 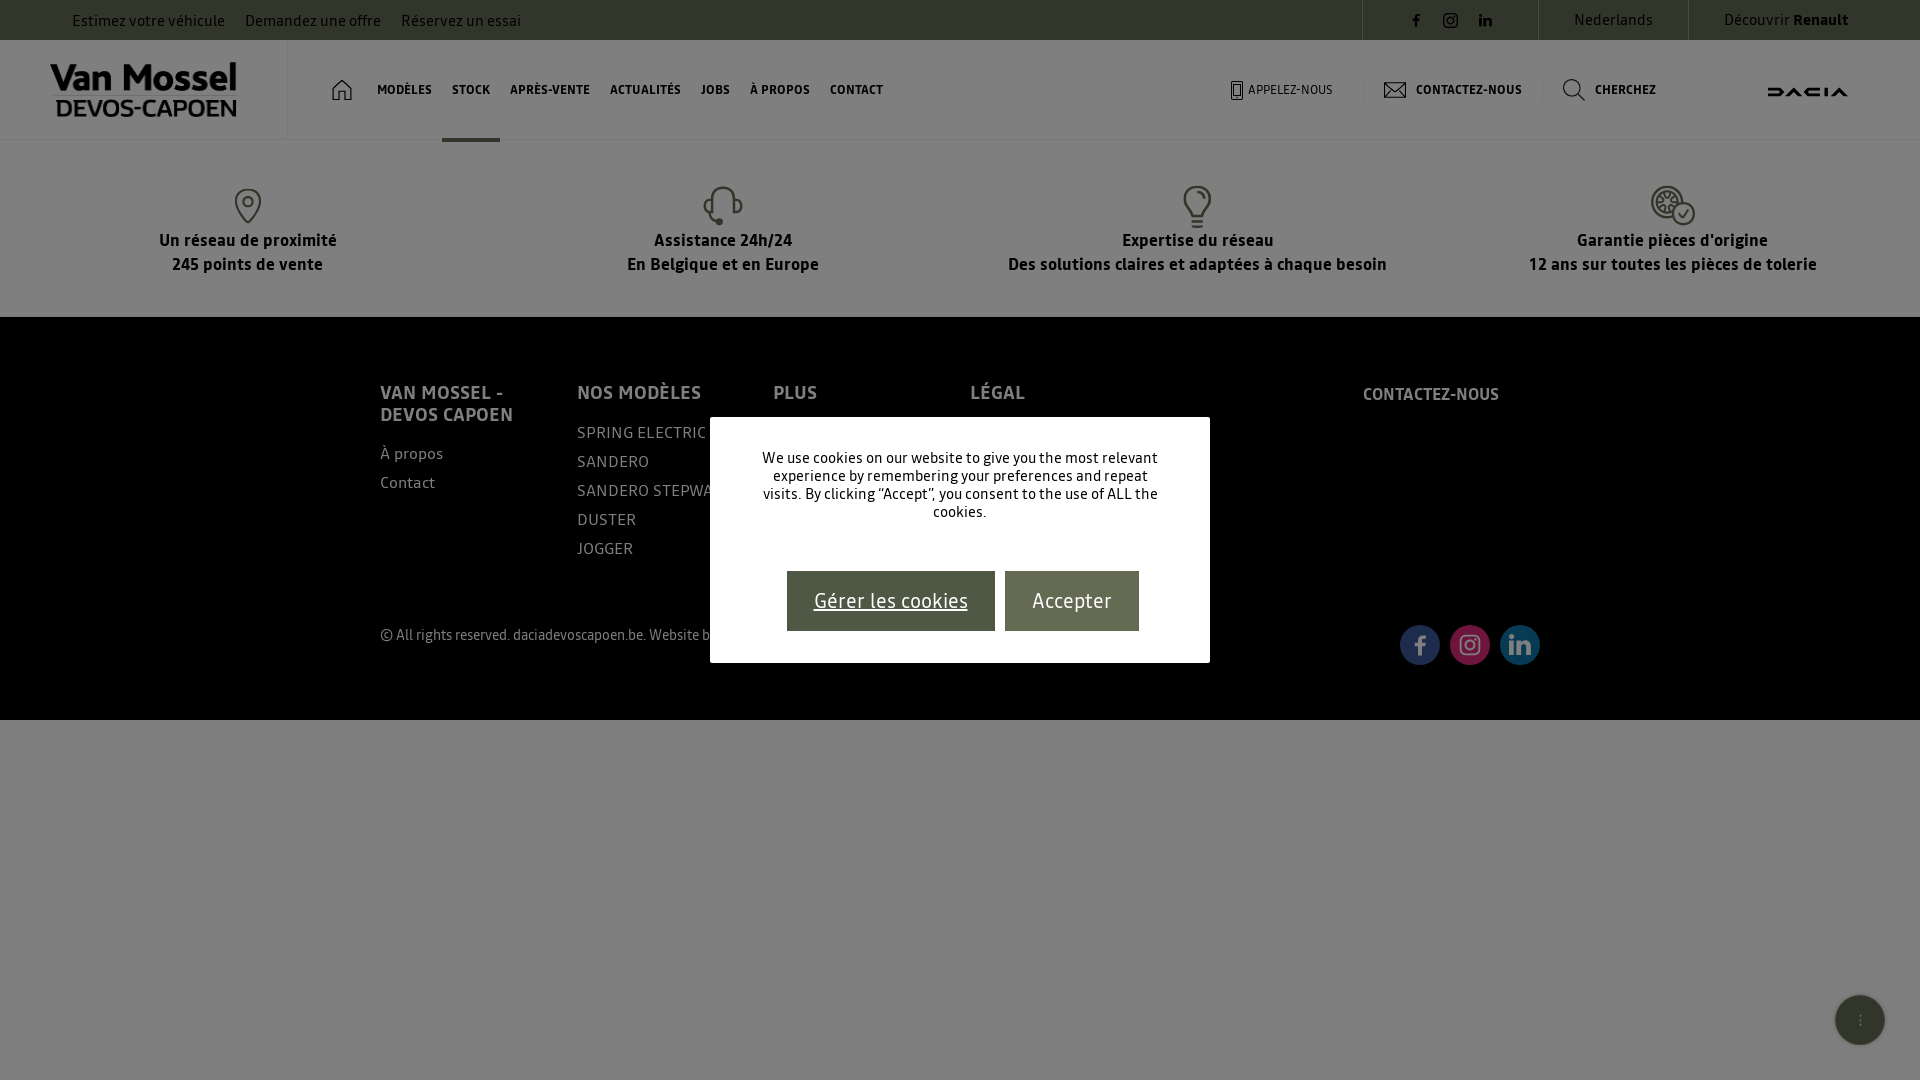 What do you see at coordinates (575, 431) in the screenshot?
I see `'SPRING ELECTRIC'` at bounding box center [575, 431].